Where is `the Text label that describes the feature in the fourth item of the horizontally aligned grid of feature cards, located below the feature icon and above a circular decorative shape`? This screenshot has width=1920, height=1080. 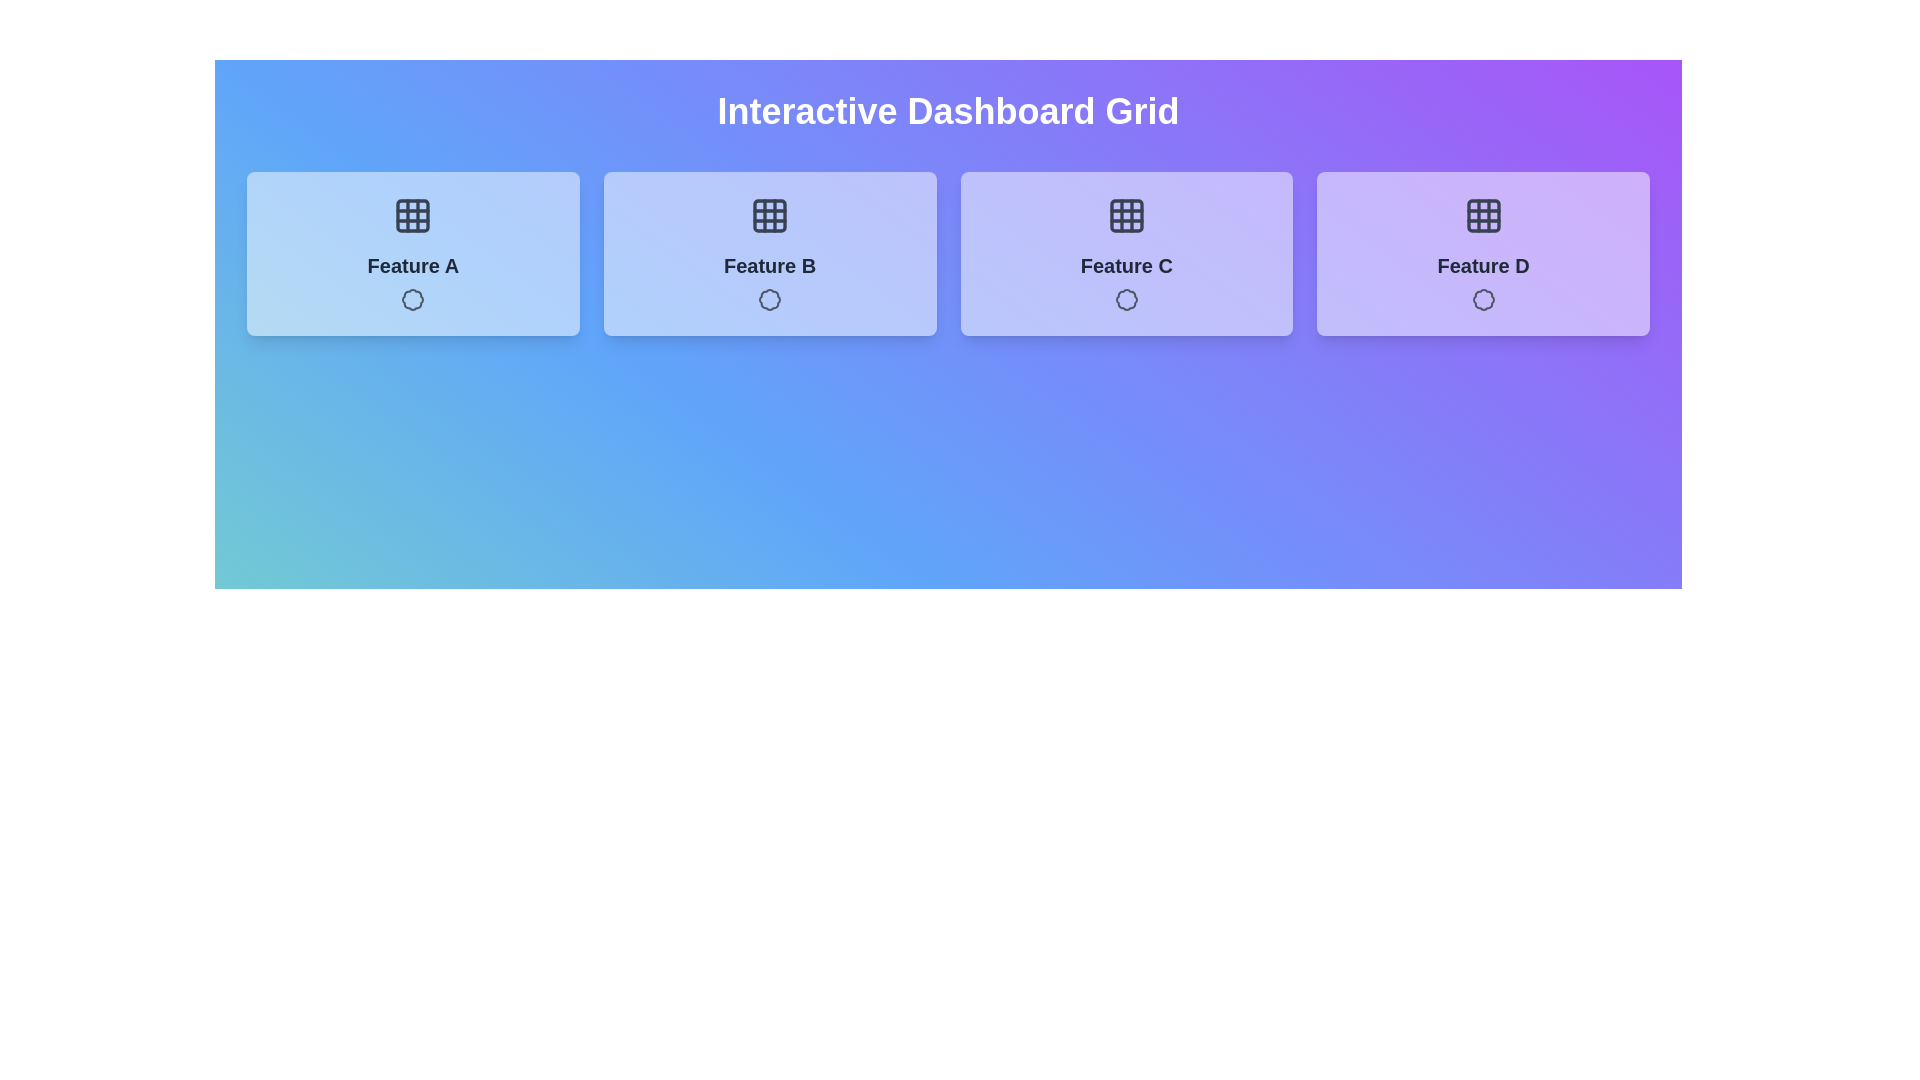 the Text label that describes the feature in the fourth item of the horizontally aligned grid of feature cards, located below the feature icon and above a circular decorative shape is located at coordinates (1483, 265).